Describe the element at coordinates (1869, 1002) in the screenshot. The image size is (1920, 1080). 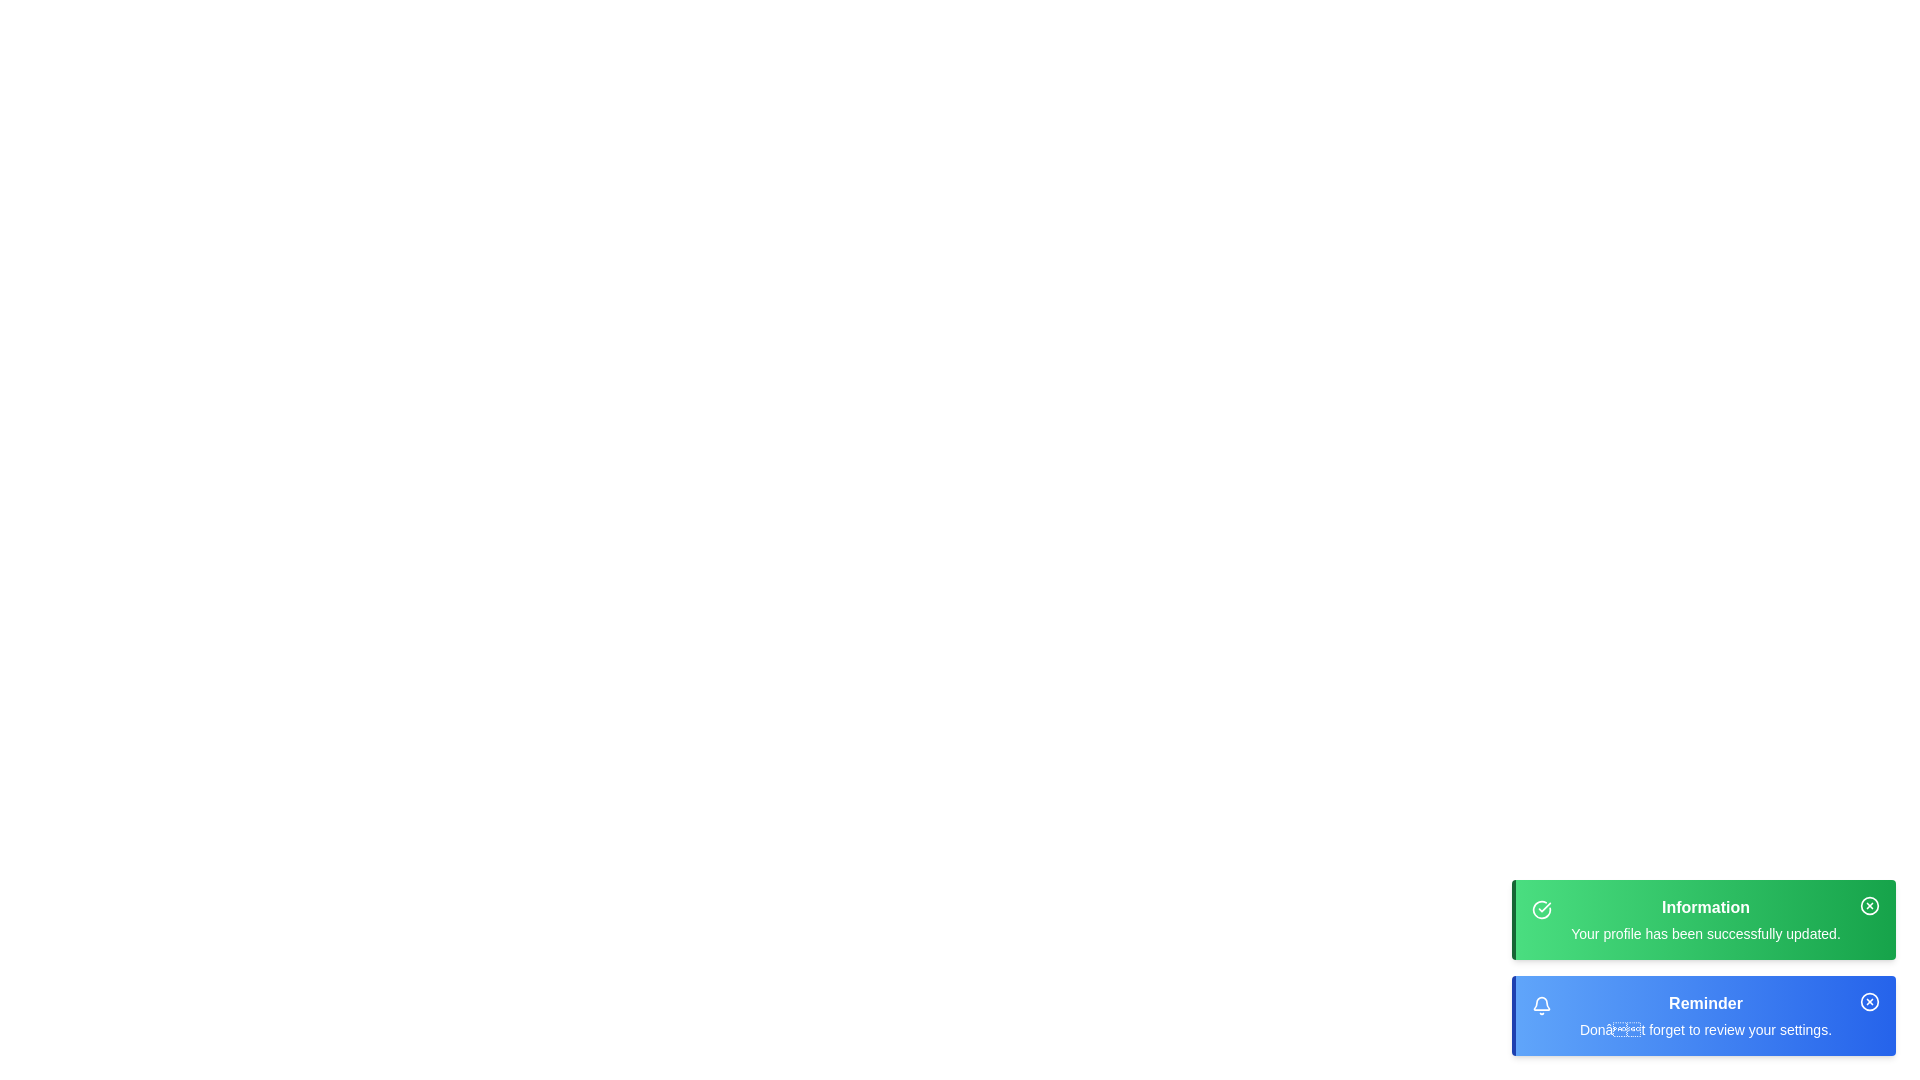
I see `the close button located at the bottom-right corner of the 'Reminder' notification bar` at that location.